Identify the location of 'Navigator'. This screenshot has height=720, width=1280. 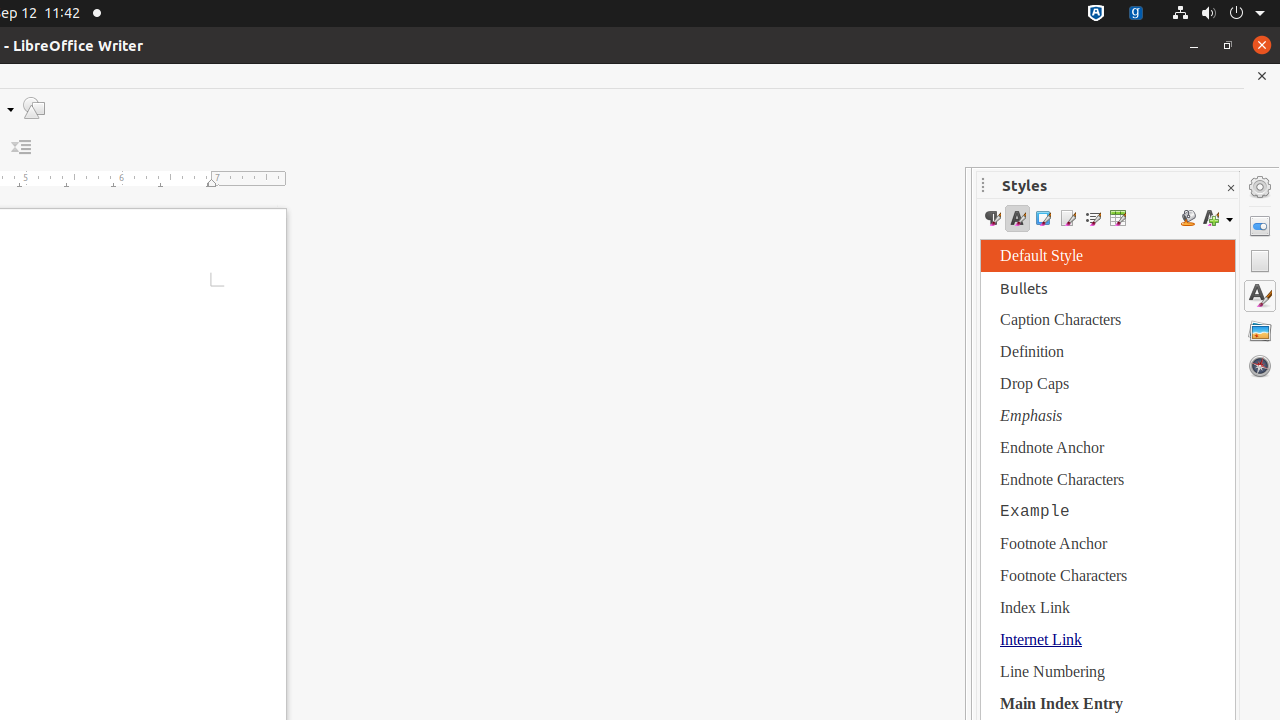
(1259, 365).